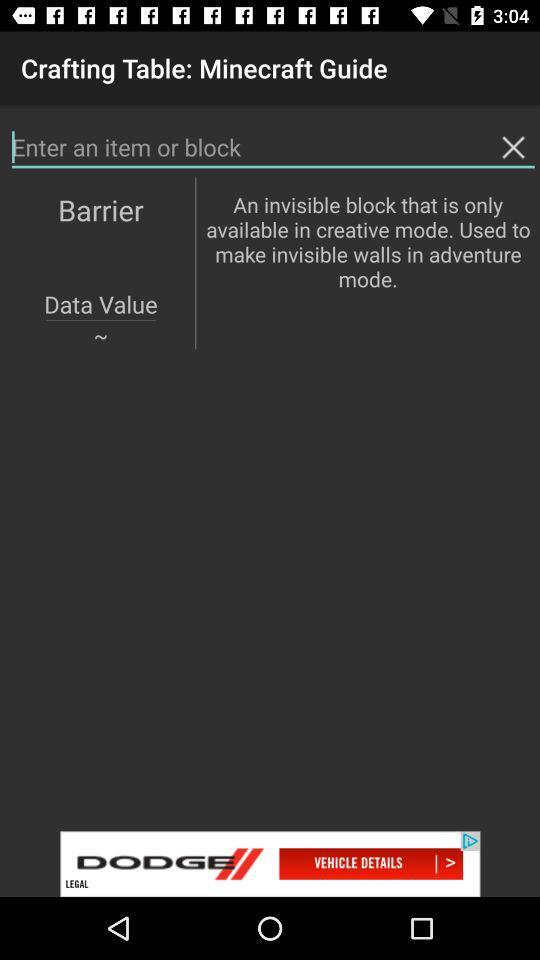 This screenshot has height=960, width=540. Describe the element at coordinates (272, 146) in the screenshot. I see `search page` at that location.